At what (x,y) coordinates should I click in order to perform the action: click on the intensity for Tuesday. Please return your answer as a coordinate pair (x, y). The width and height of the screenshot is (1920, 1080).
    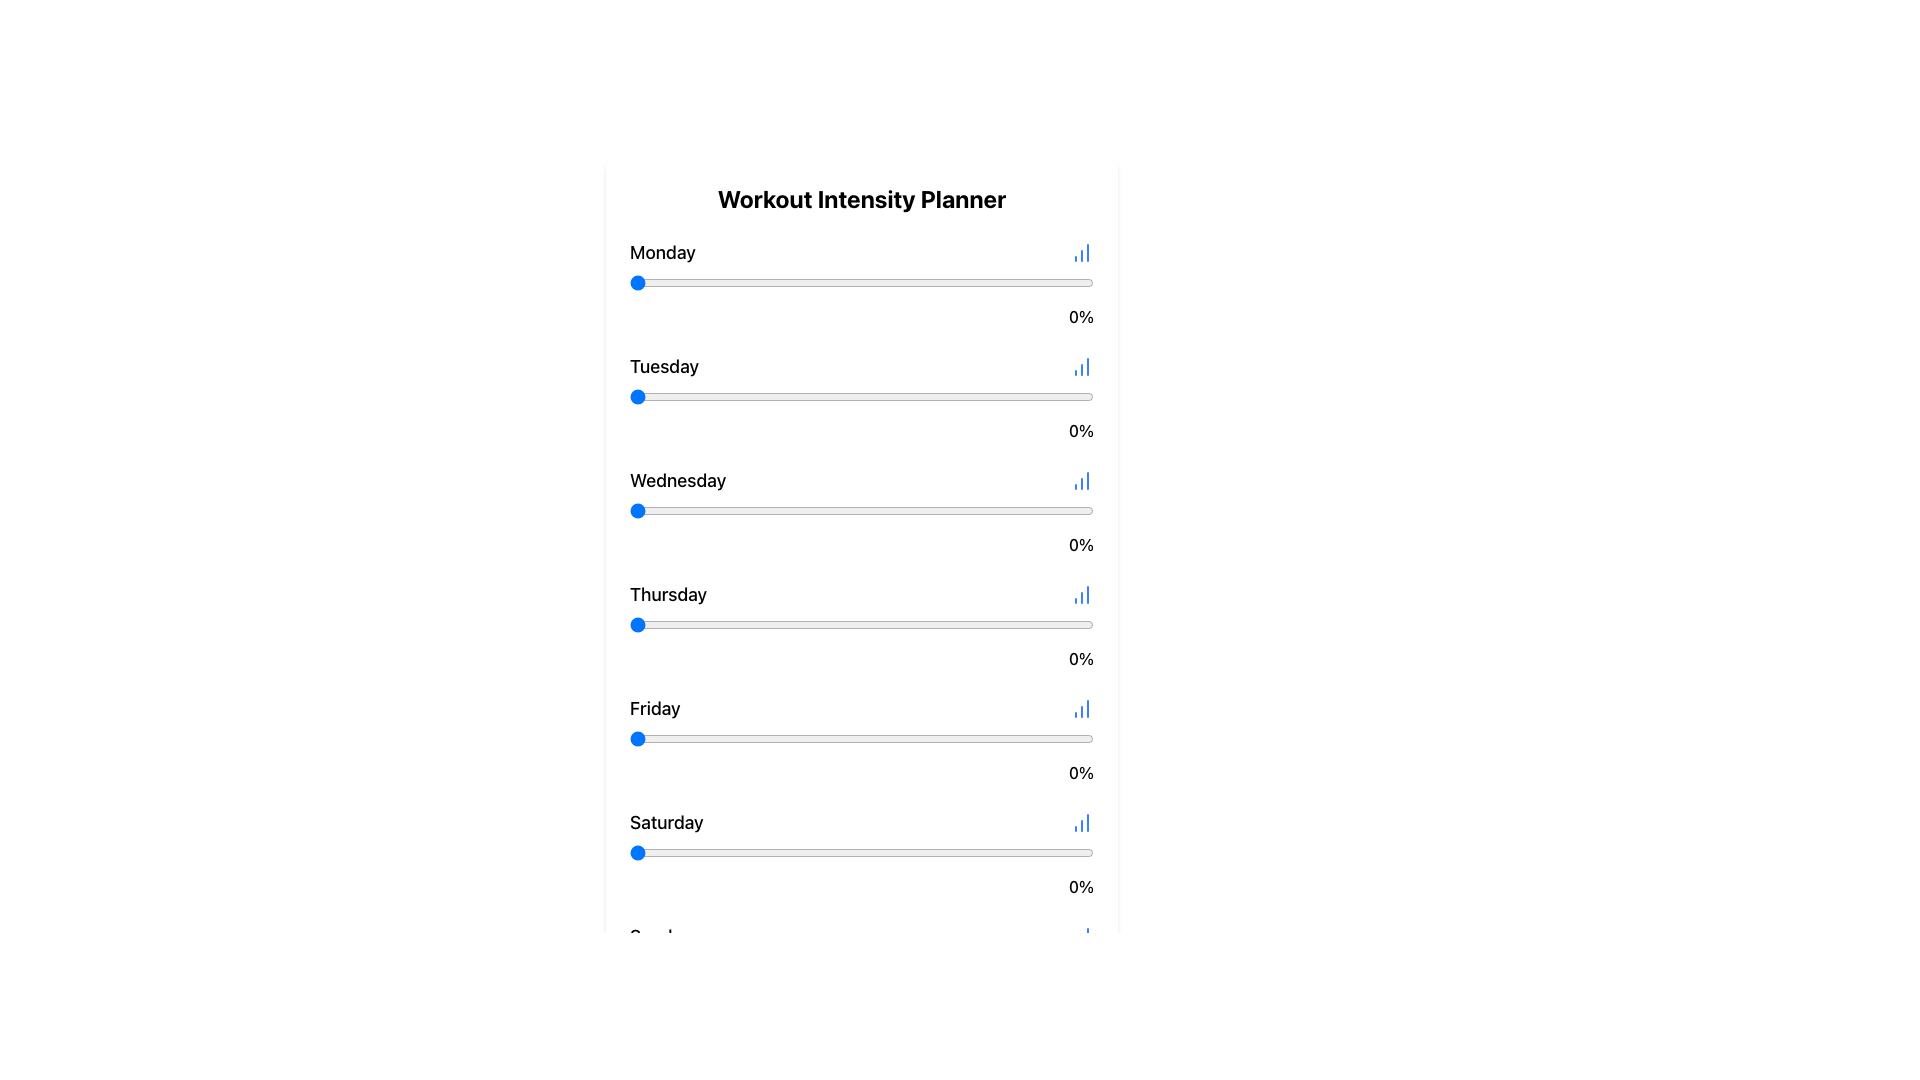
    Looking at the image, I should click on (880, 397).